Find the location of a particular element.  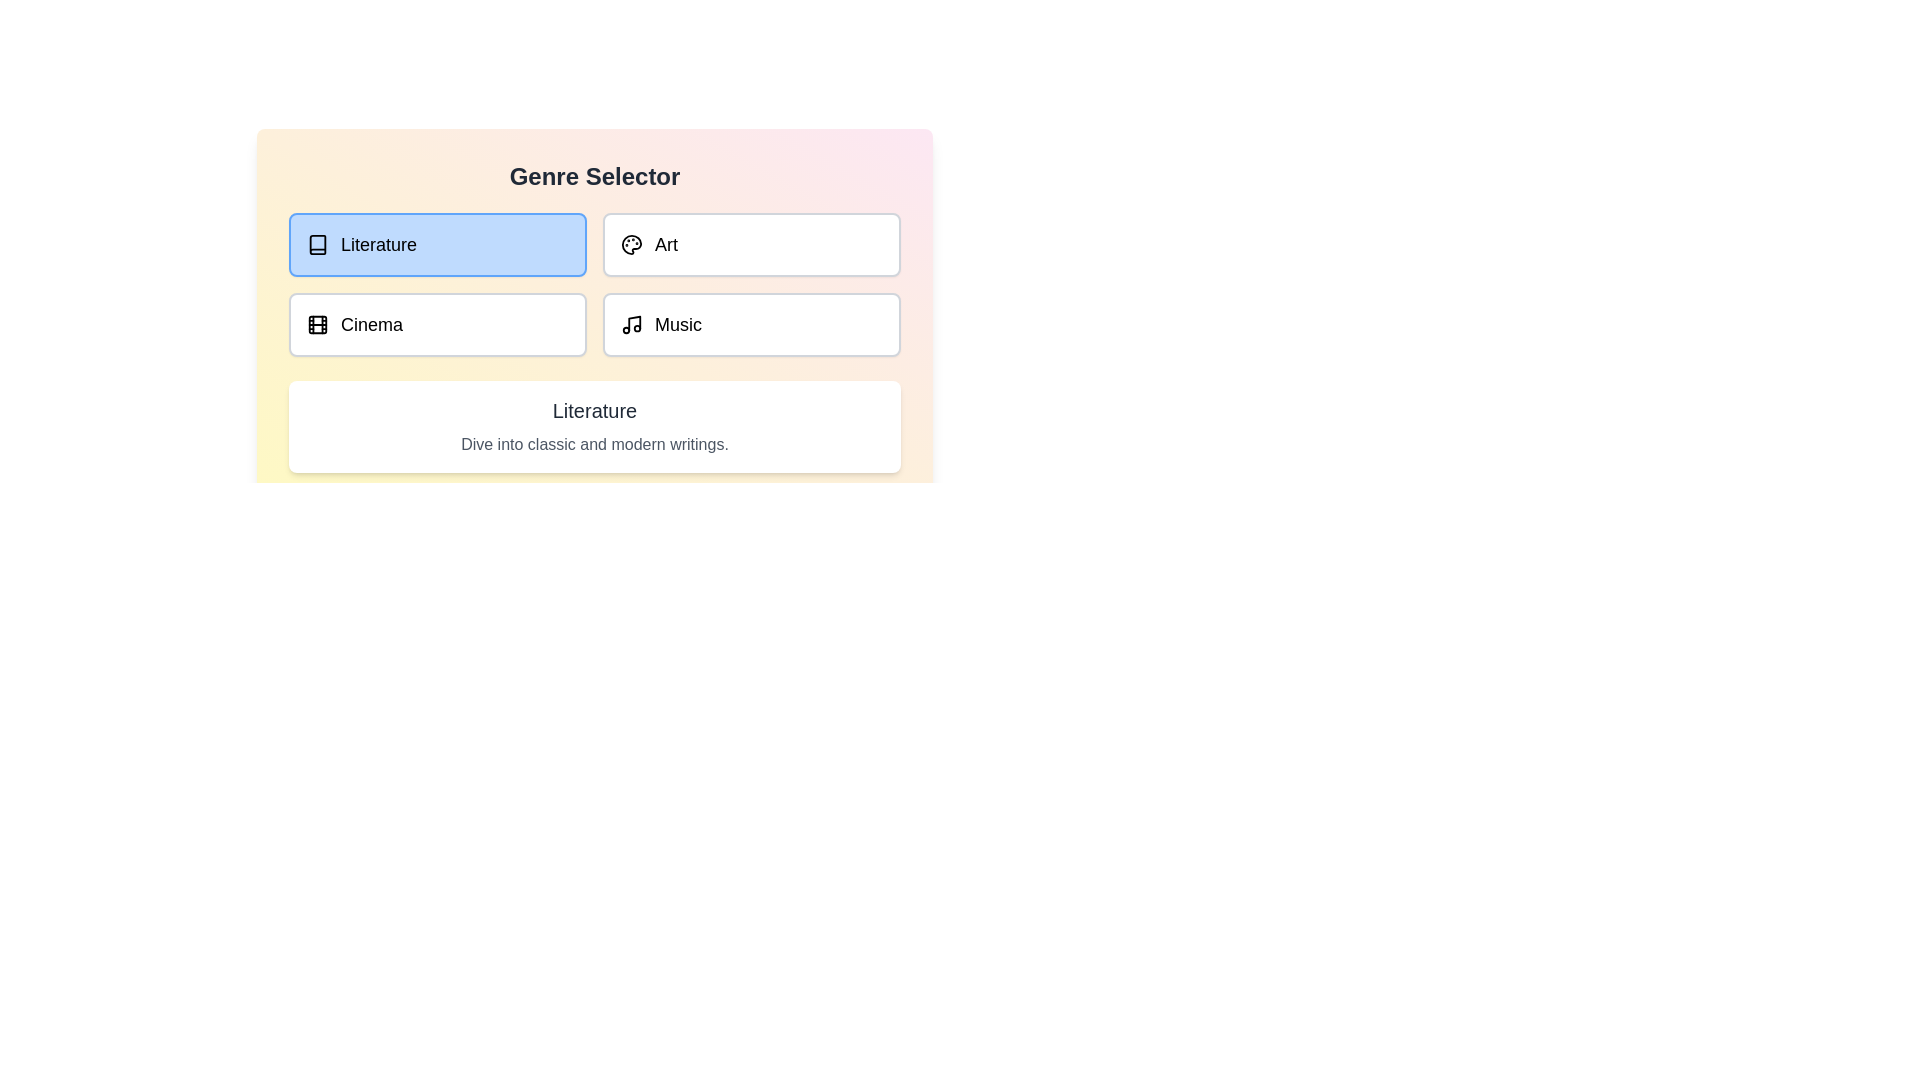

the literature icon located within the left portion of the 'Literature' button, which is part of a genre selection grouping is located at coordinates (316, 244).